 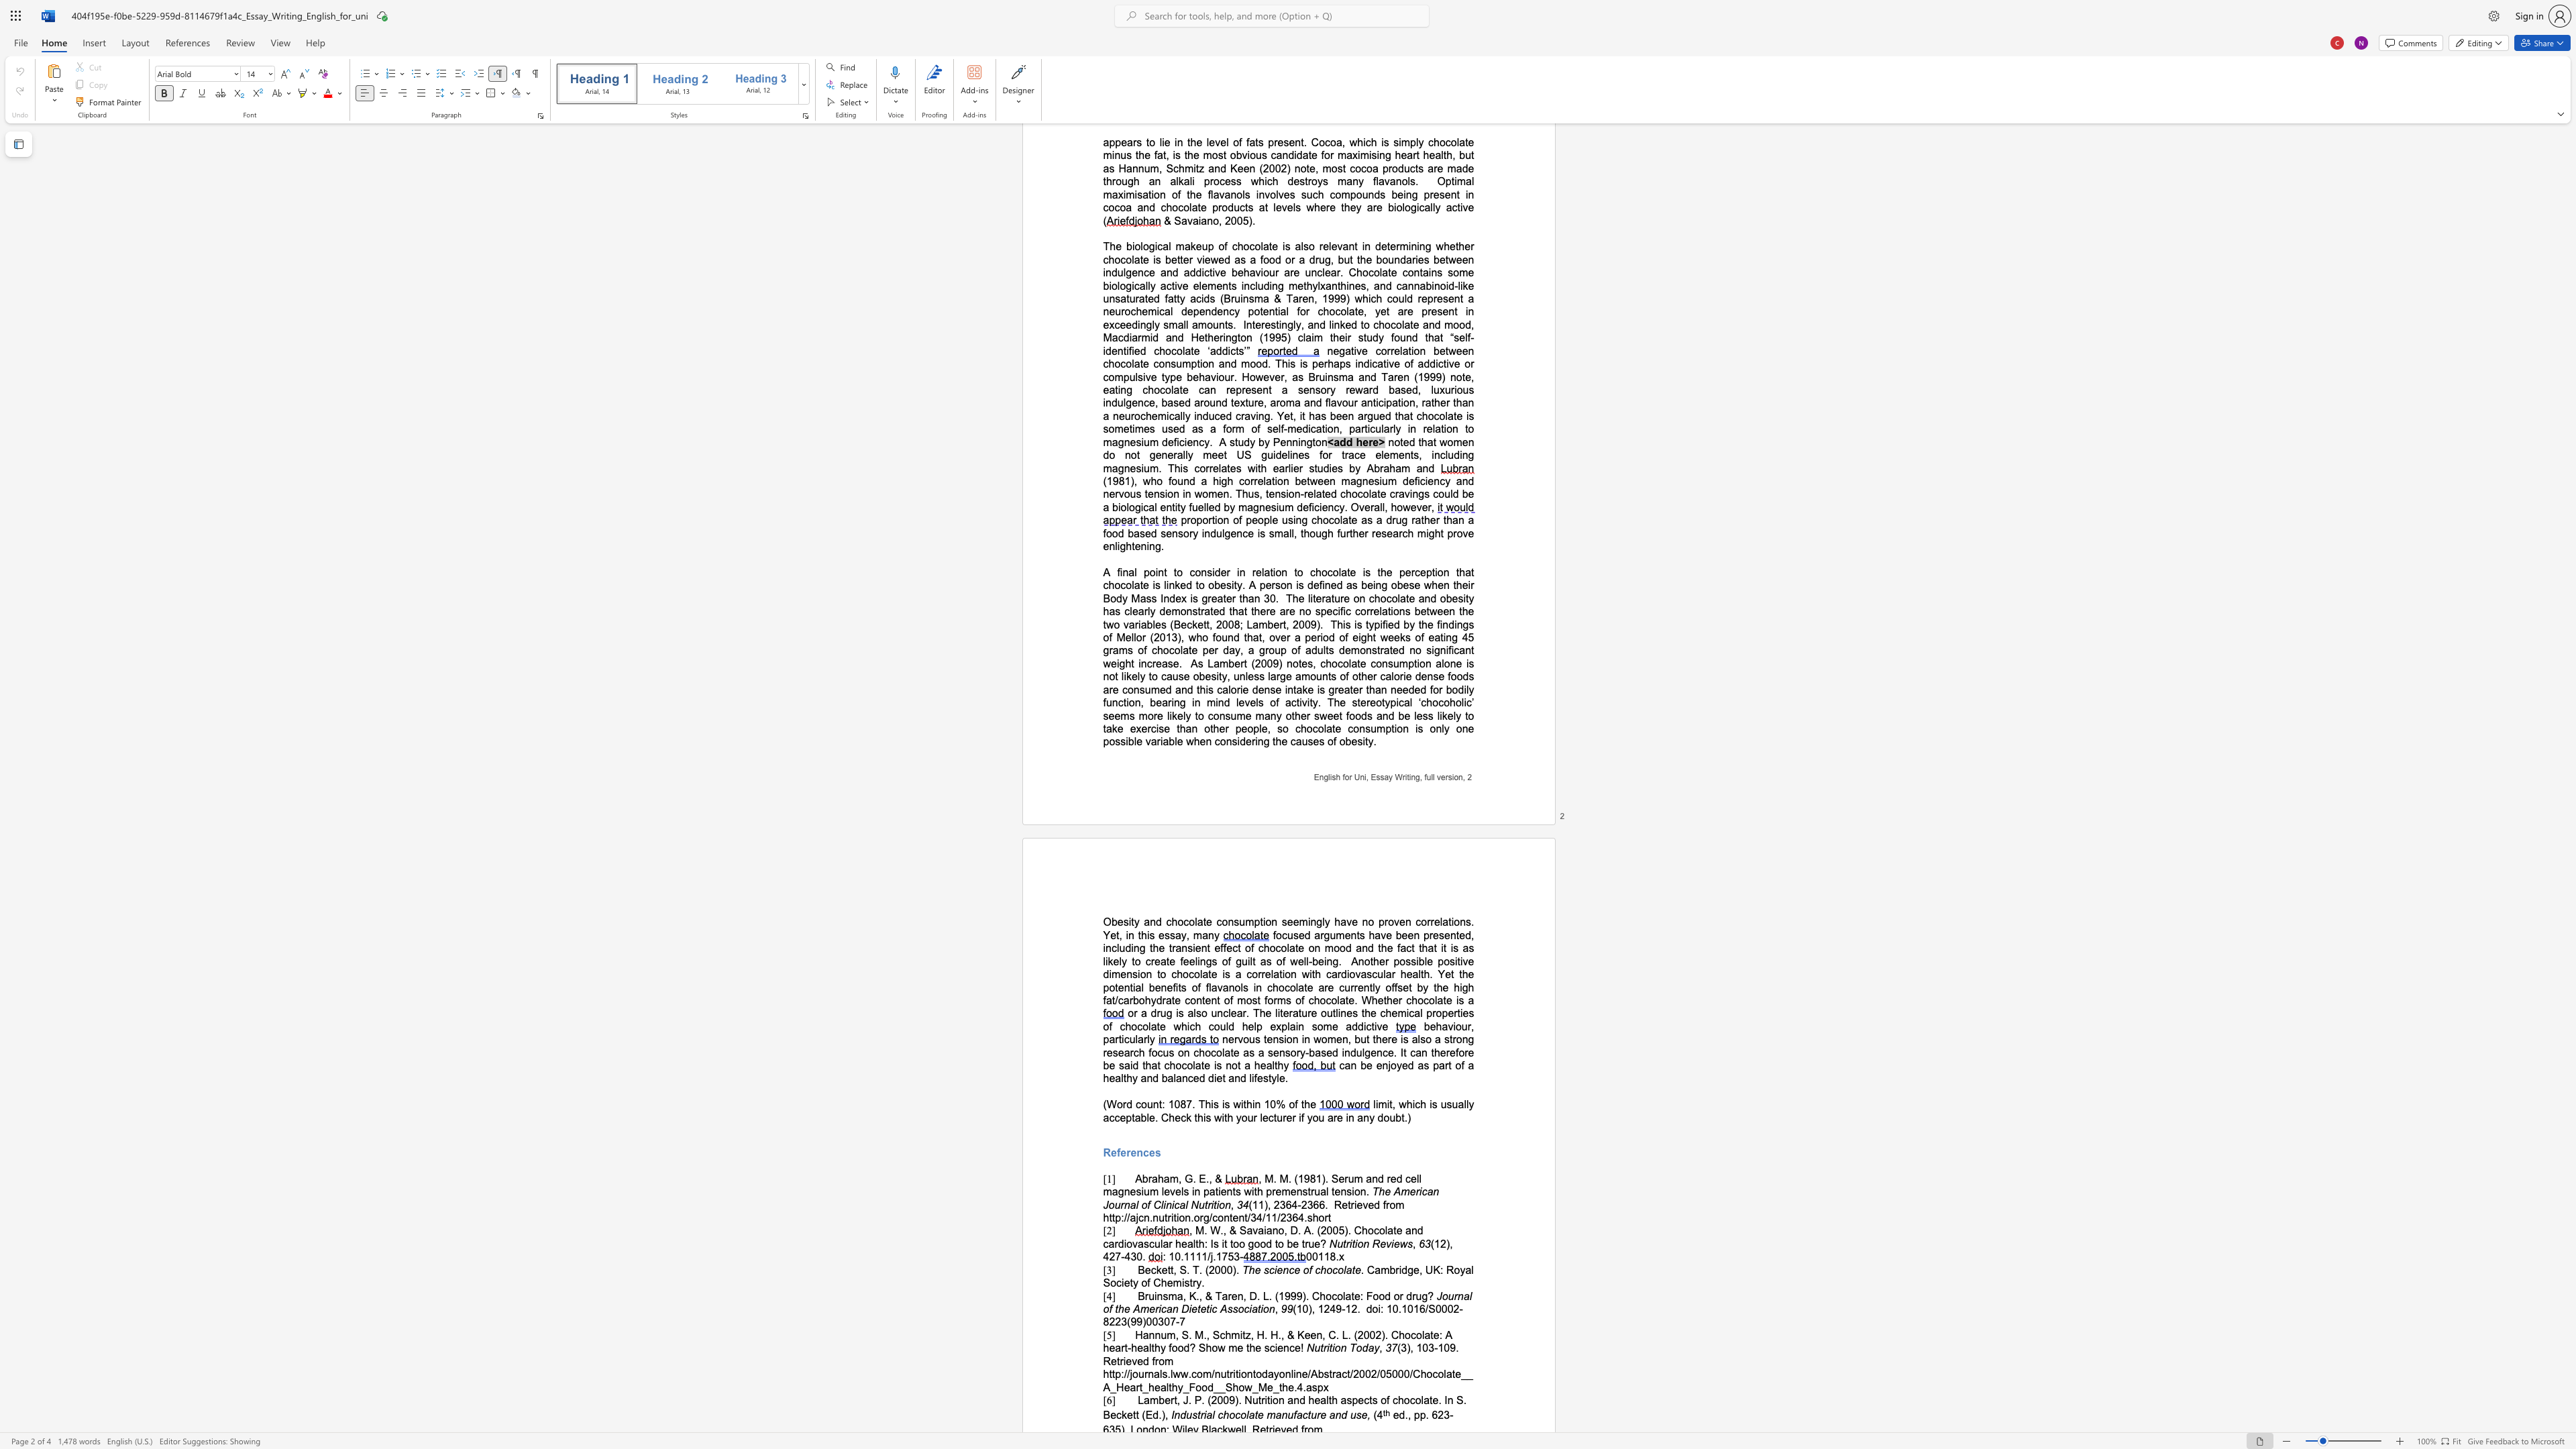 What do you see at coordinates (1164, 1218) in the screenshot?
I see `the subset text "trition.org/content/34/11/2364.sh" within the text "Retrieved from http://ajcn.nutrition.org/content/34/11/2364.short"` at bounding box center [1164, 1218].